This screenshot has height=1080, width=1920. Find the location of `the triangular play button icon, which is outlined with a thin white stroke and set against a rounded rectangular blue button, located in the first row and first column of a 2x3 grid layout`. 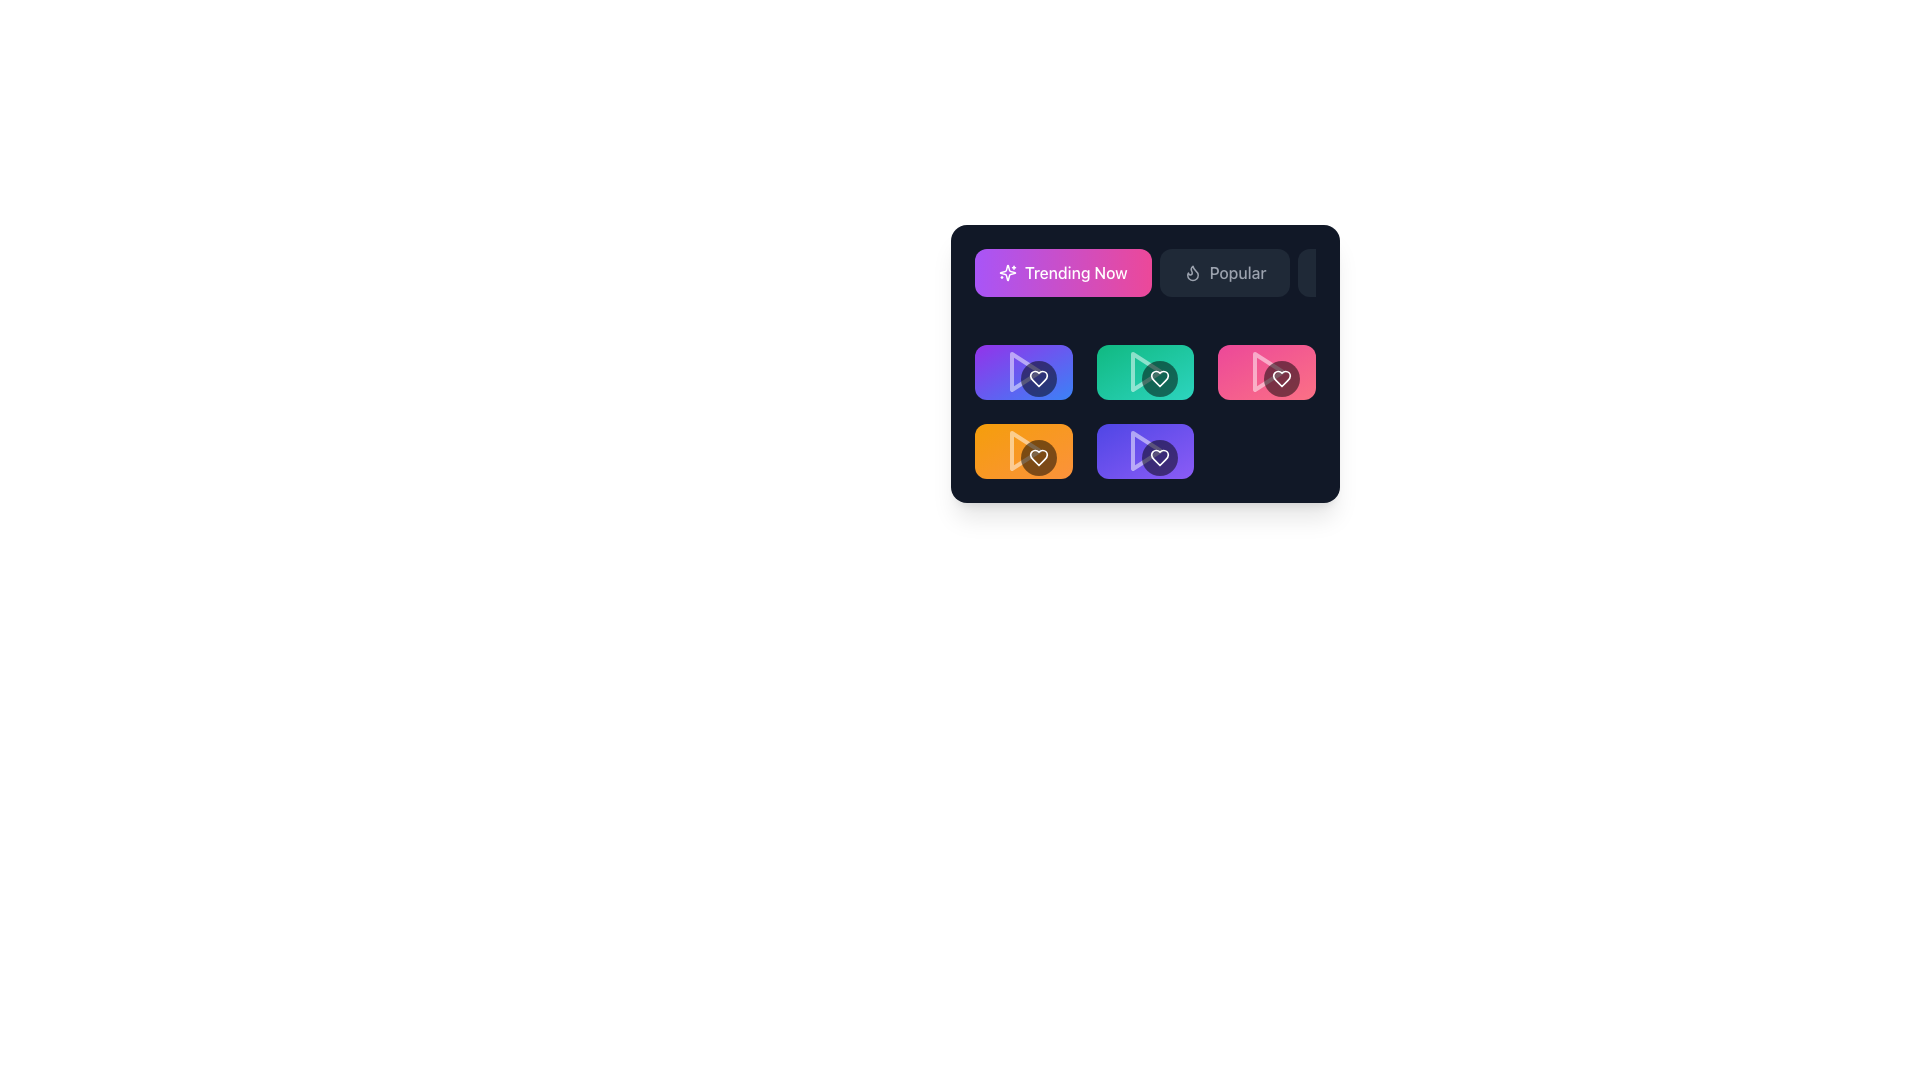

the triangular play button icon, which is outlined with a thin white stroke and set against a rounded rectangular blue button, located in the first row and first column of a 2x3 grid layout is located at coordinates (1025, 372).